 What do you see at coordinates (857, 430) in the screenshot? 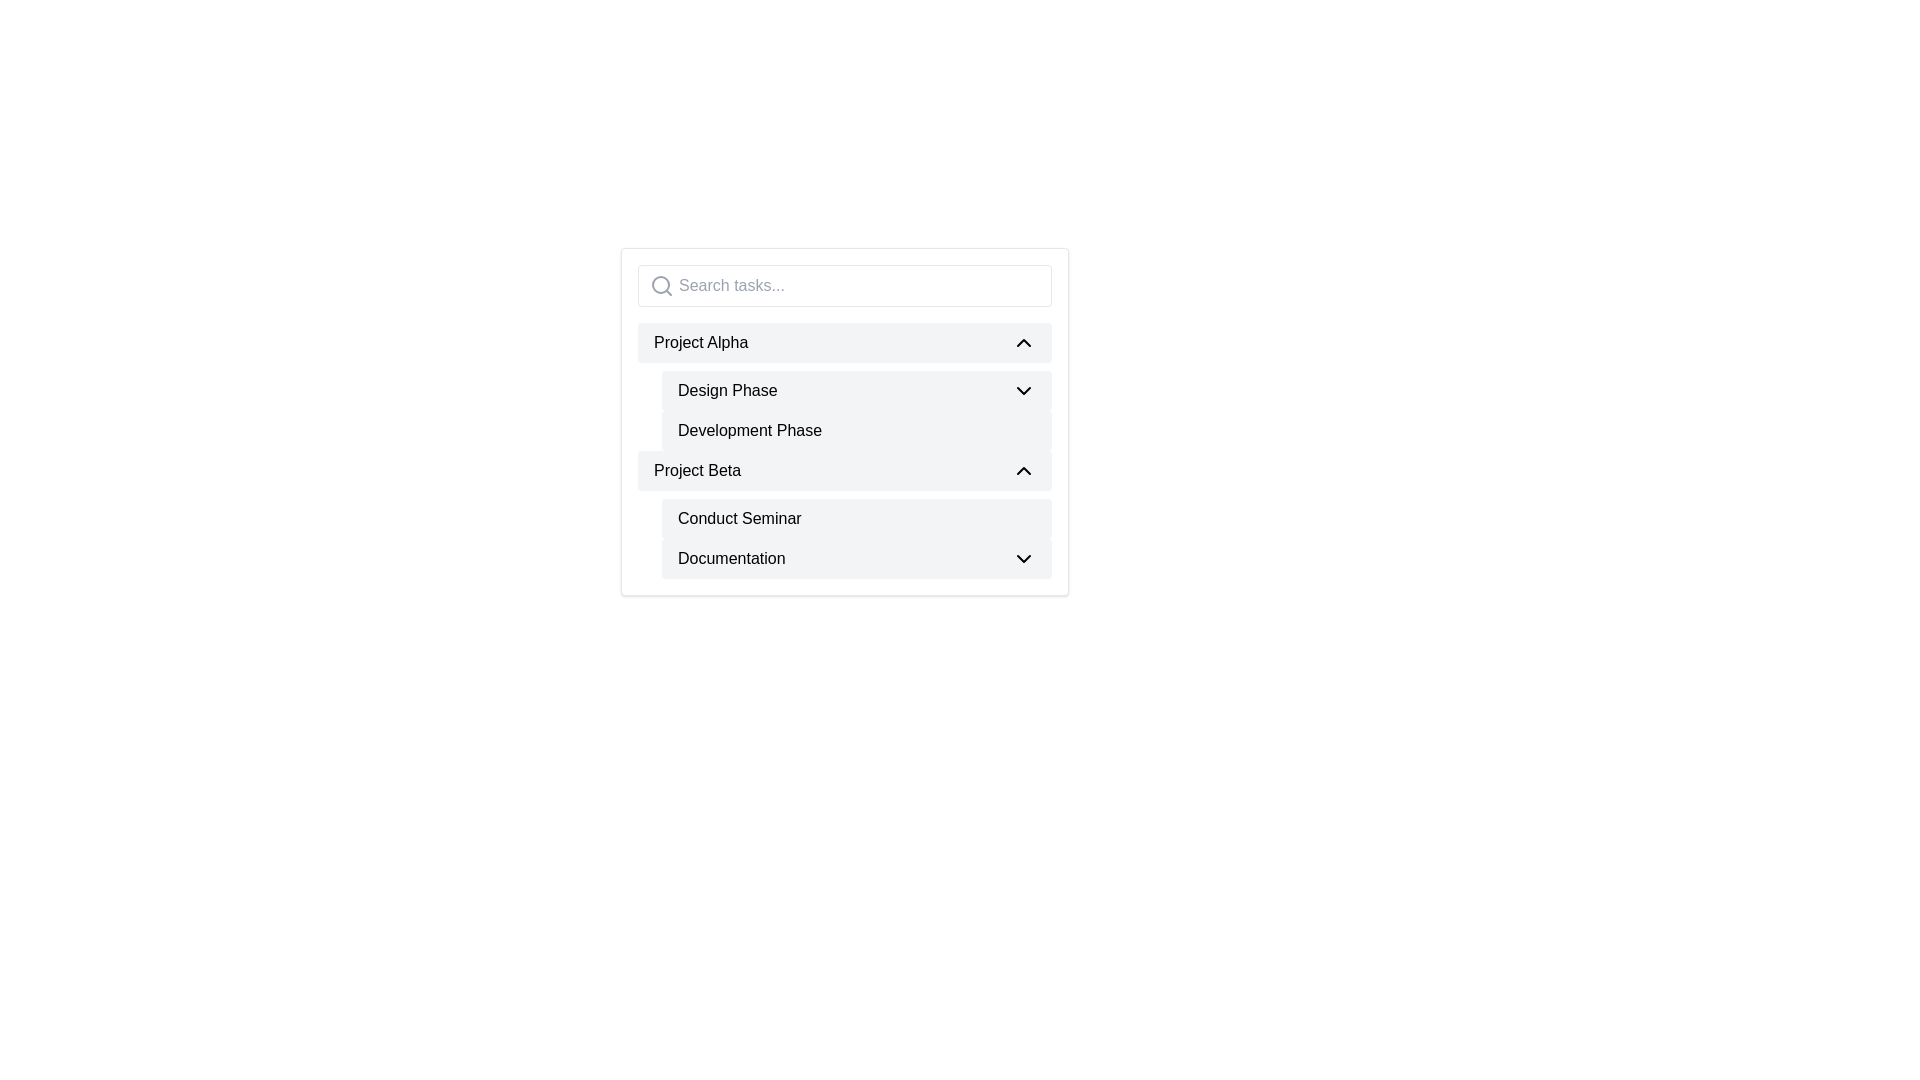
I see `the selectable 'Development Phase' item in the task list` at bounding box center [857, 430].